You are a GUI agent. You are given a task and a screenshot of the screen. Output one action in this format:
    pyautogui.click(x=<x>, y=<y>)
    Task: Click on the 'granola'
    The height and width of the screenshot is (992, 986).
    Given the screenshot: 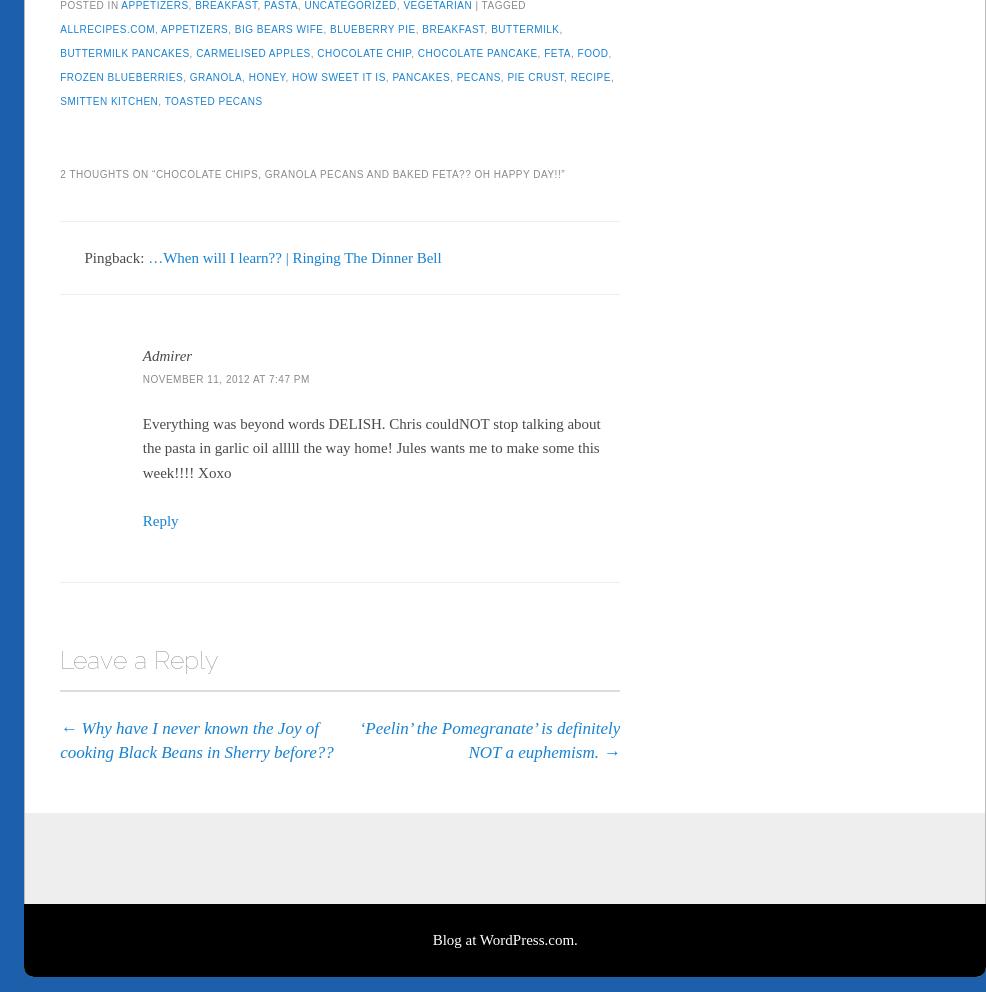 What is the action you would take?
    pyautogui.click(x=188, y=72)
    